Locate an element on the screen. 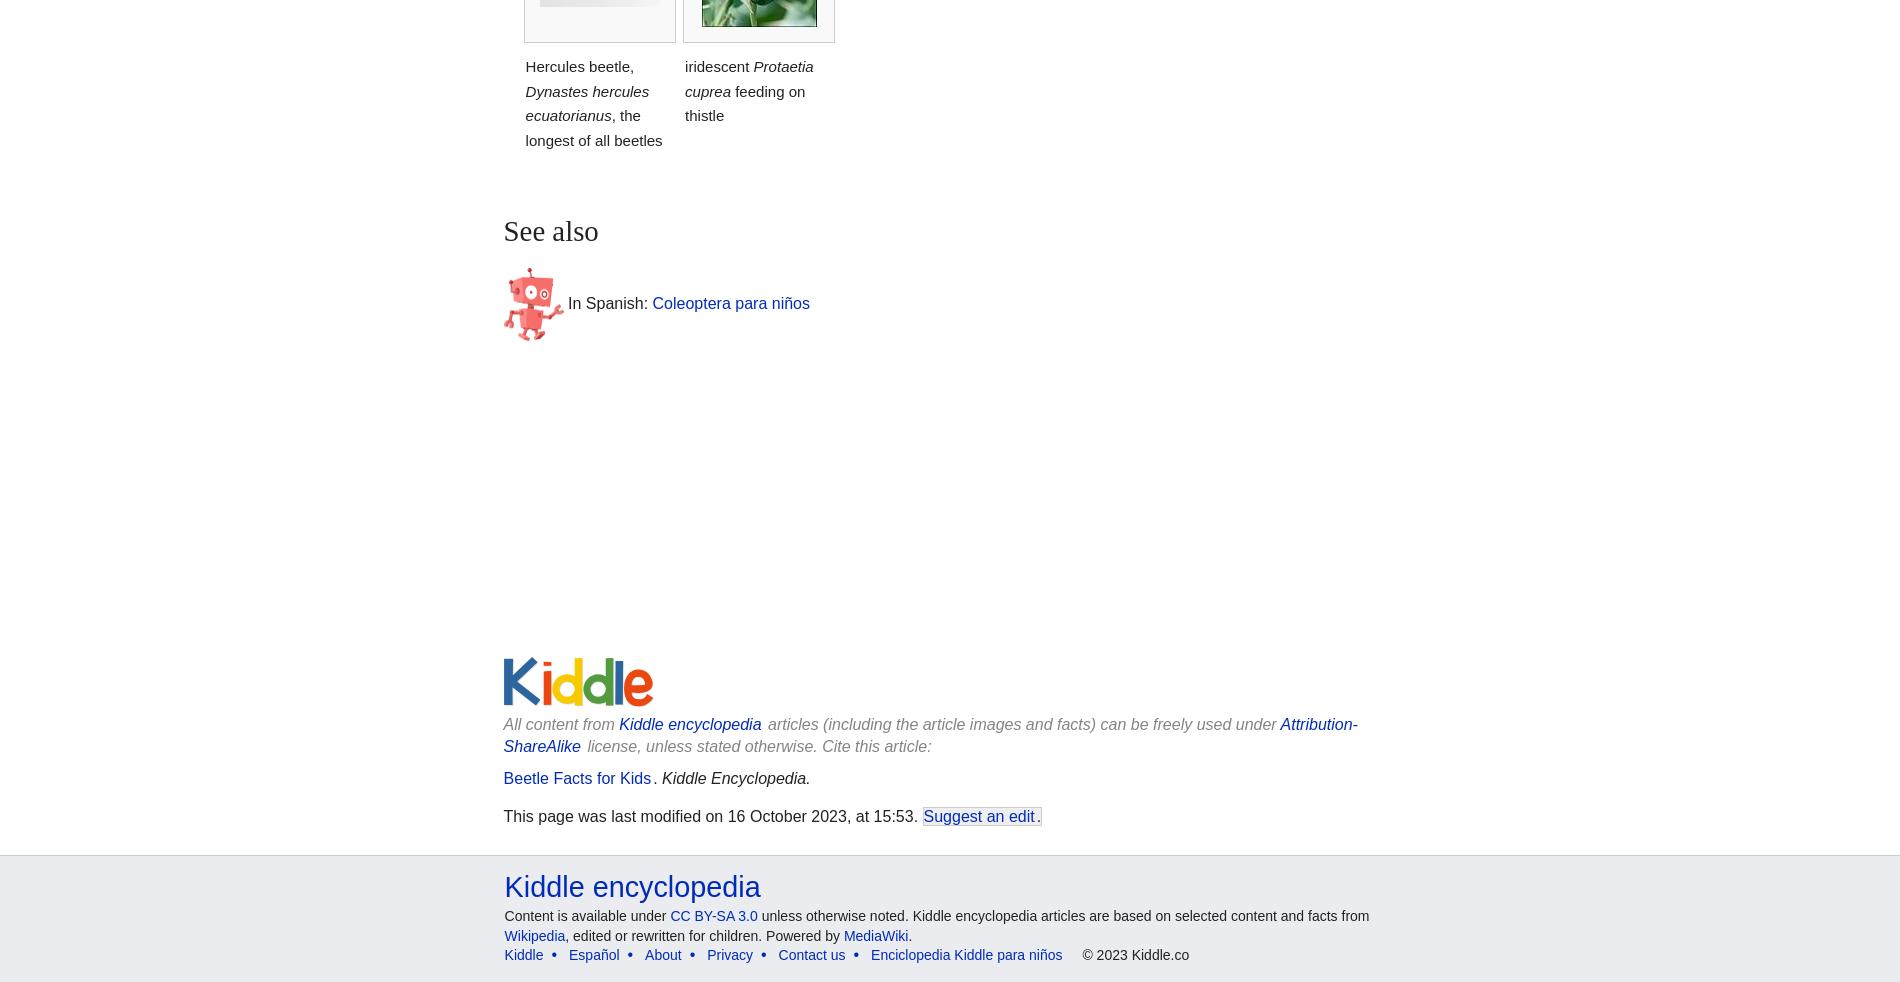 This screenshot has width=1900, height=982. 'iridescent' is located at coordinates (684, 64).